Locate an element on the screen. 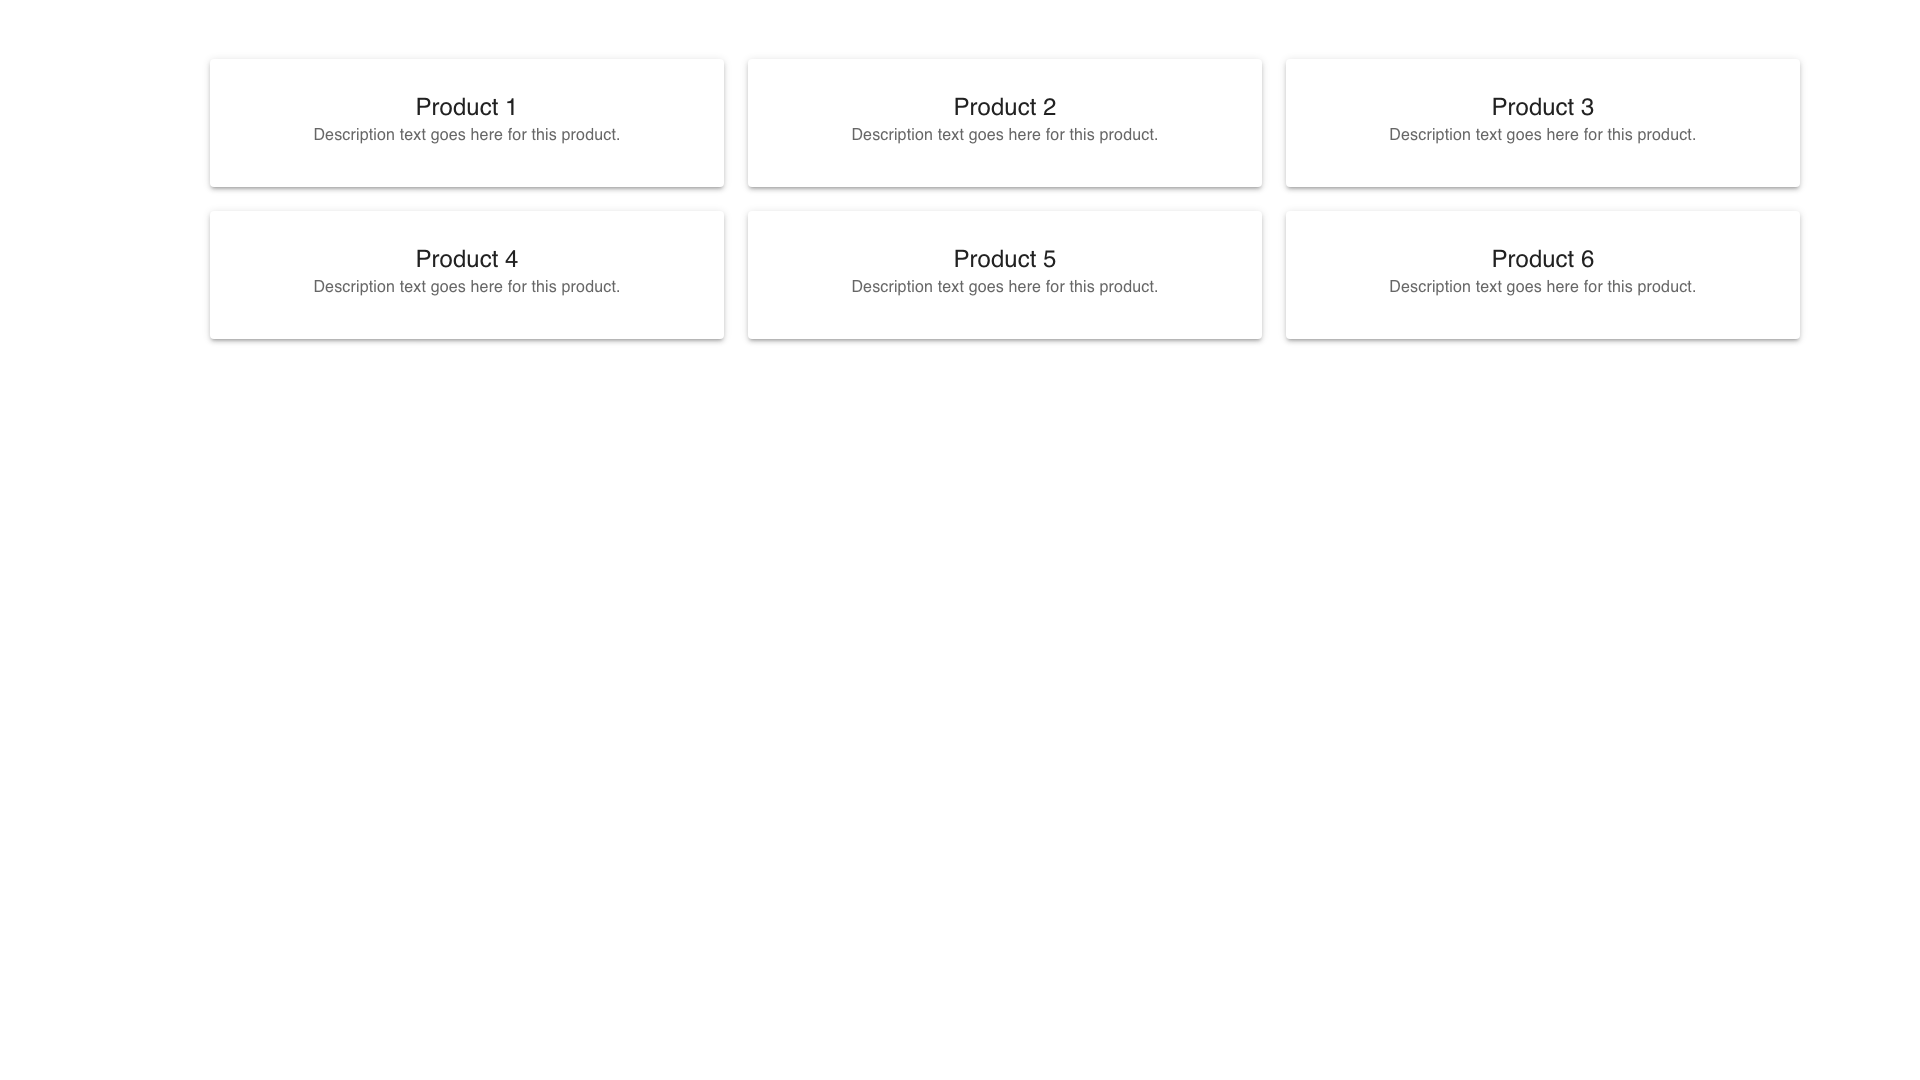 The width and height of the screenshot is (1920, 1080). the Text Label providing a brief description of 'Product 1' located beneath its title within the card is located at coordinates (465, 135).